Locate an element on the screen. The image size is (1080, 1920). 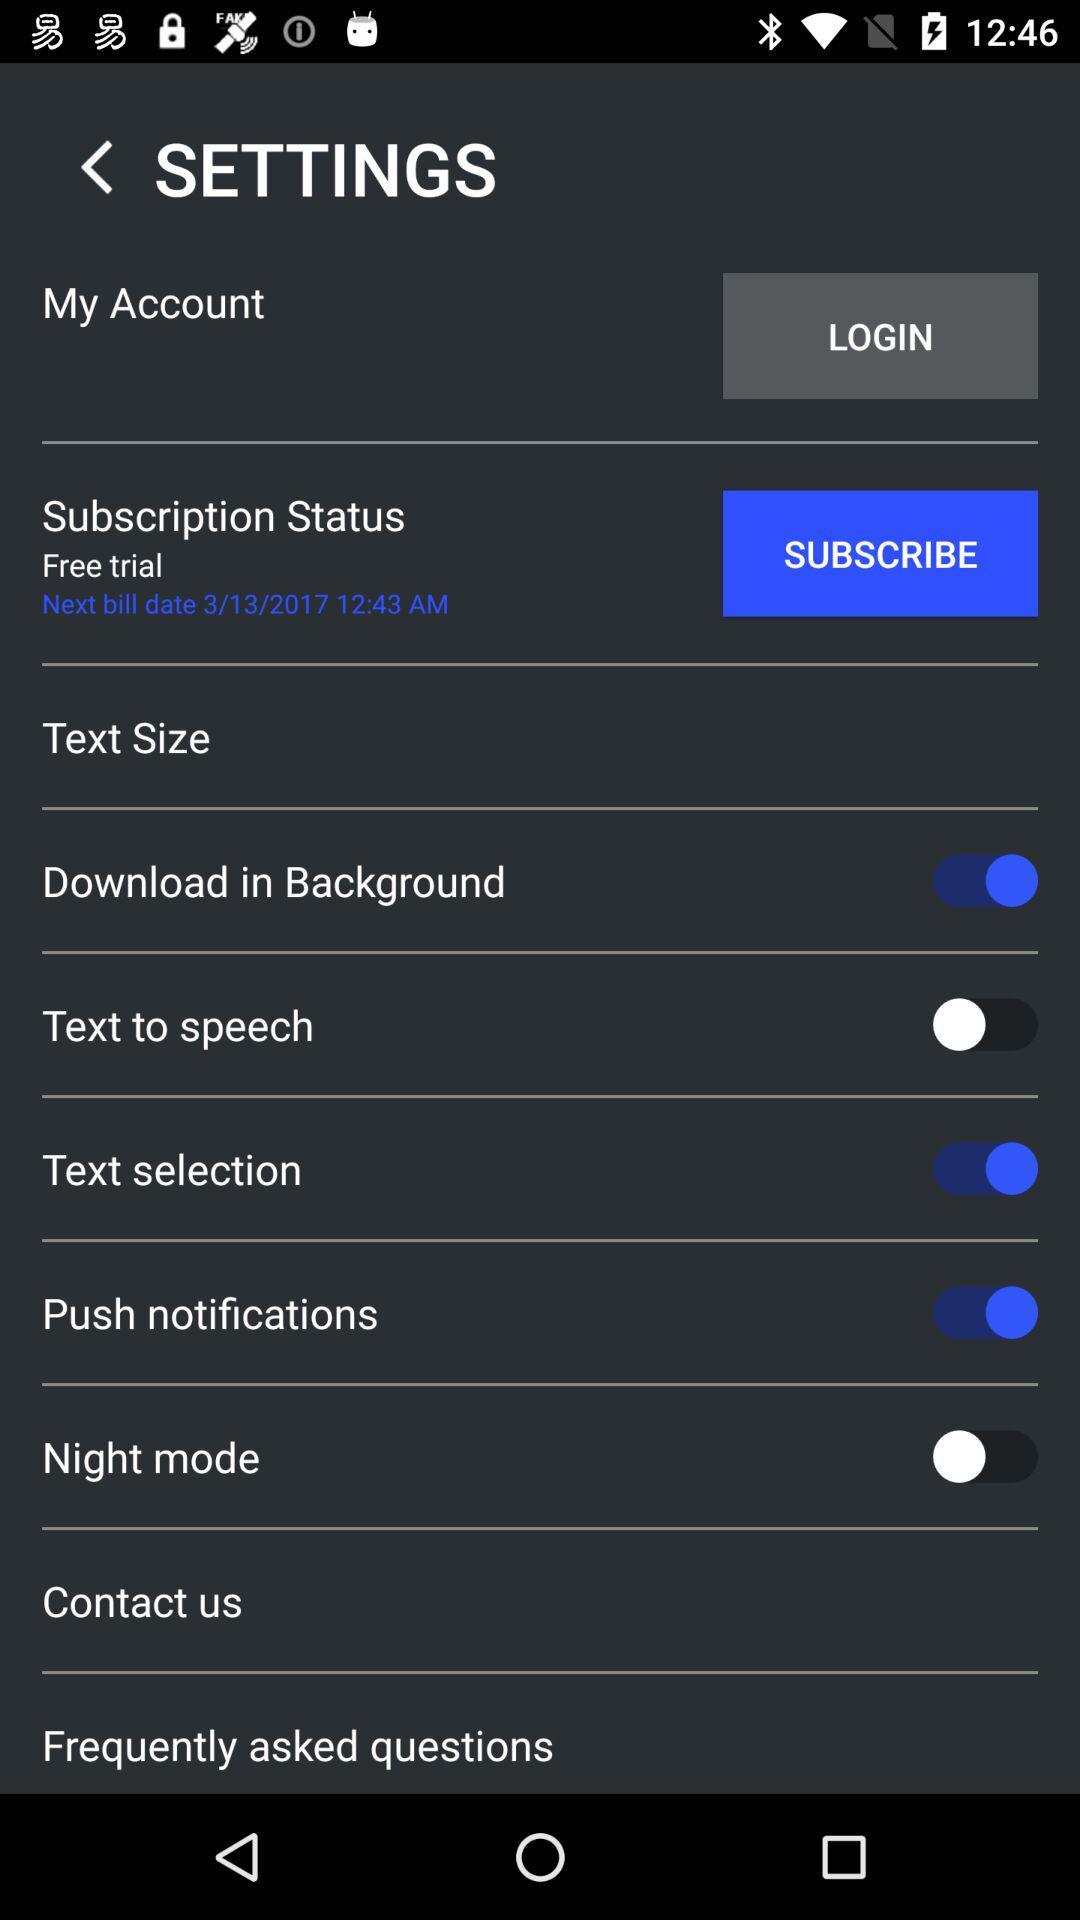
the download in background item is located at coordinates (540, 880).